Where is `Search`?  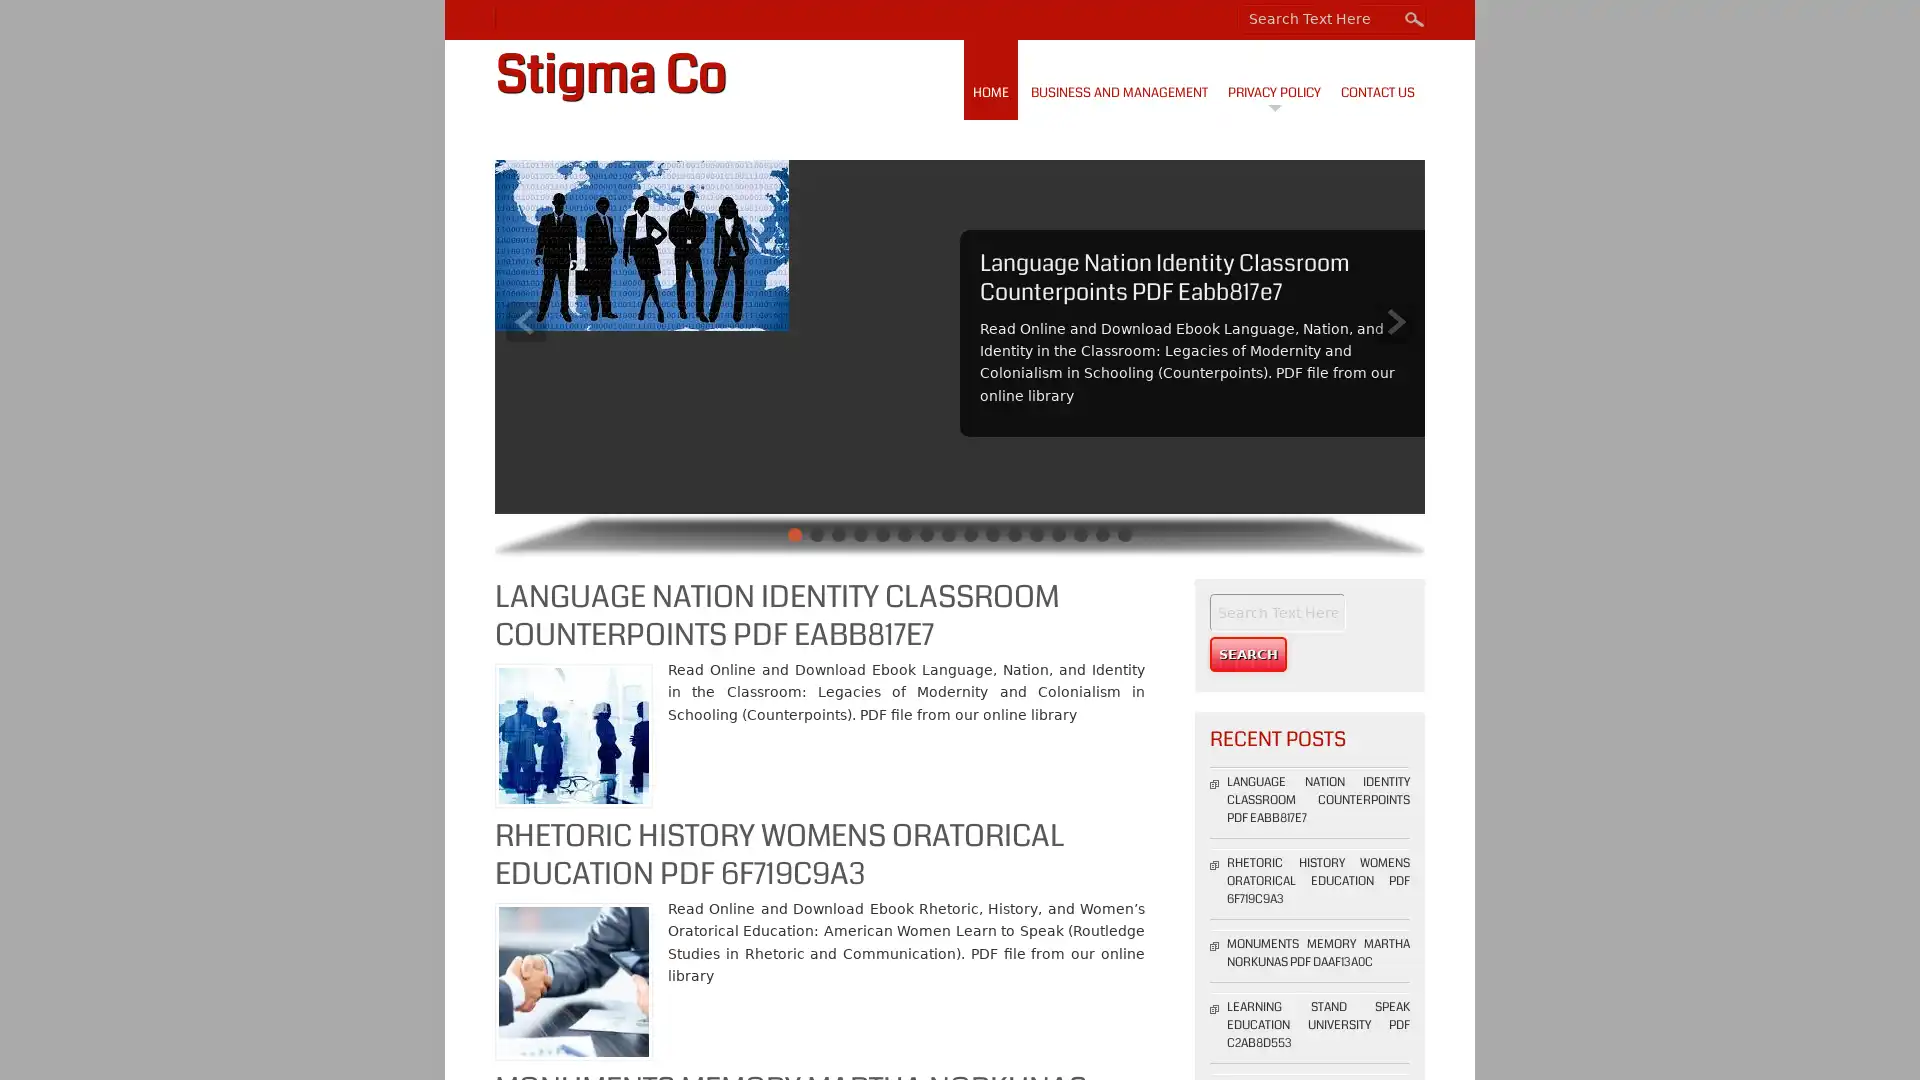 Search is located at coordinates (1247, 654).